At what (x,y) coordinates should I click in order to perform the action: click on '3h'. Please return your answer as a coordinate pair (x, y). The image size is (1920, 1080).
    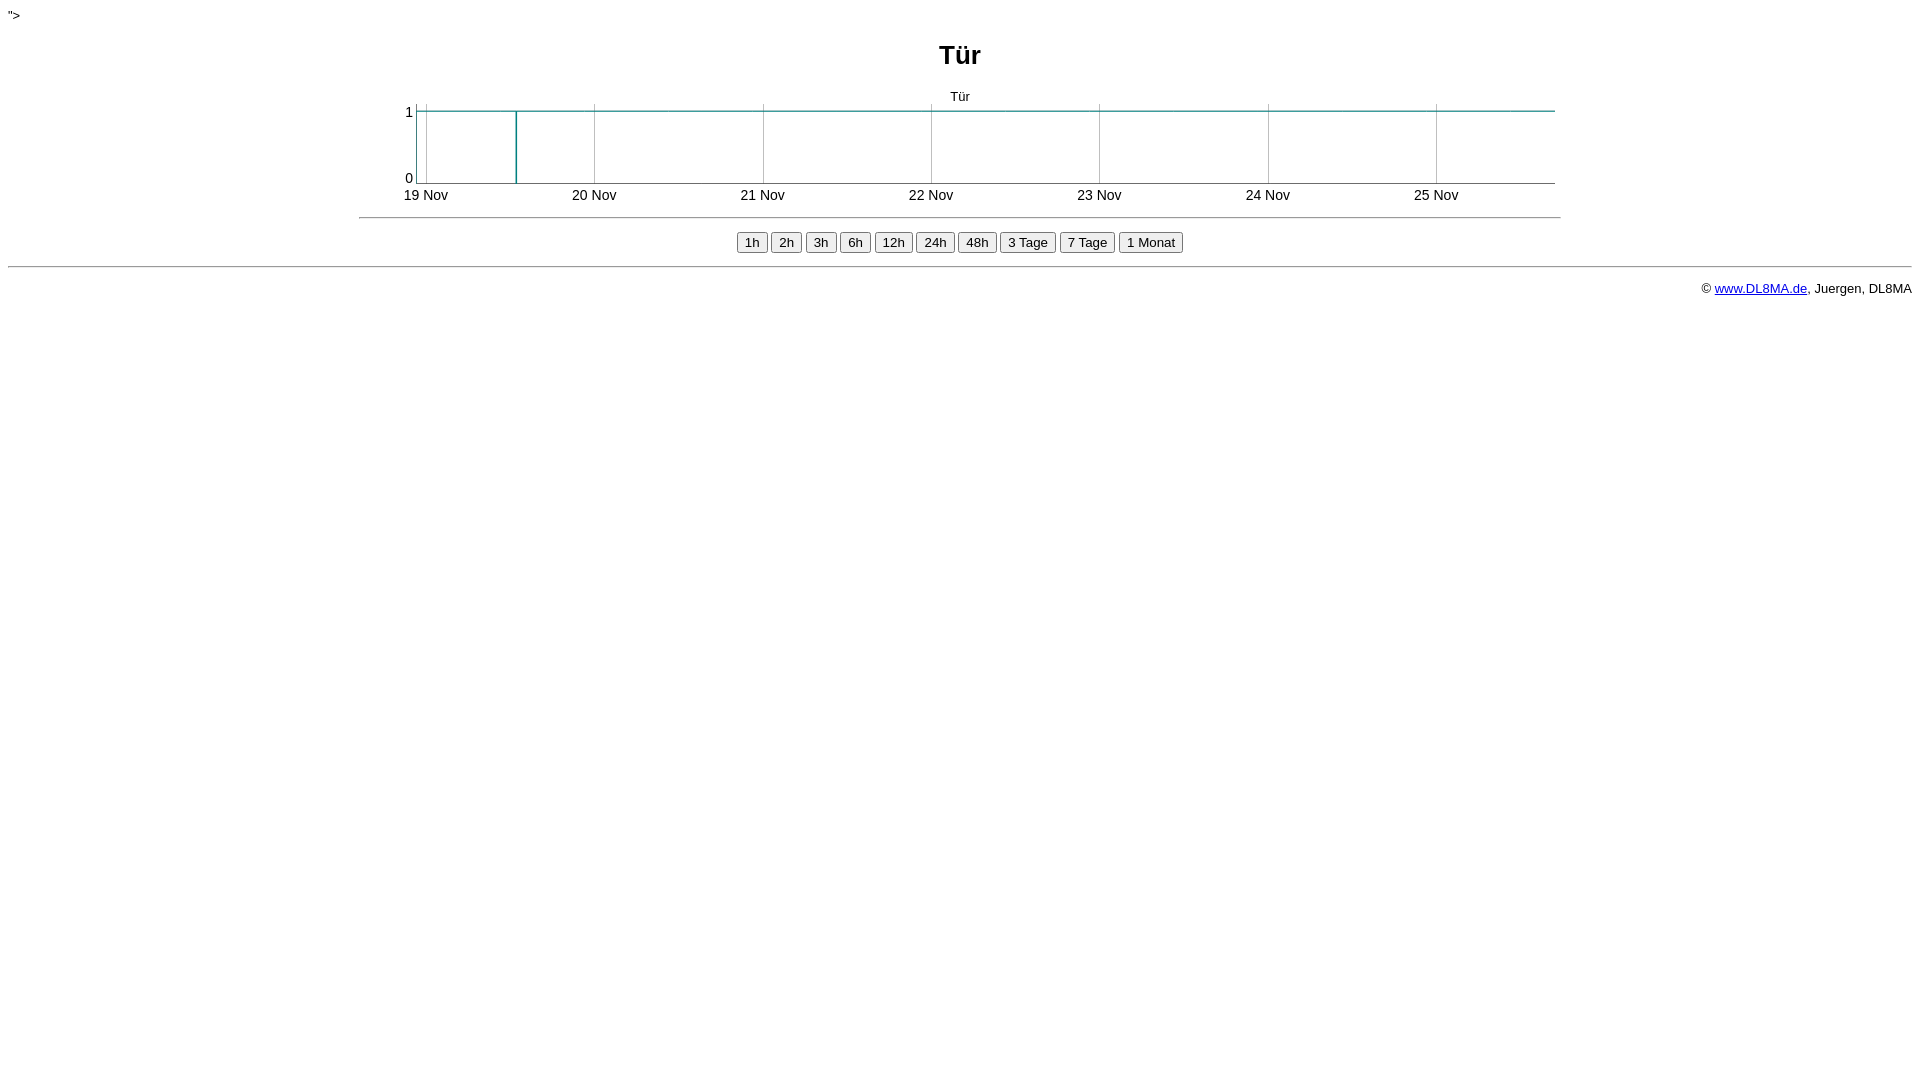
    Looking at the image, I should click on (821, 241).